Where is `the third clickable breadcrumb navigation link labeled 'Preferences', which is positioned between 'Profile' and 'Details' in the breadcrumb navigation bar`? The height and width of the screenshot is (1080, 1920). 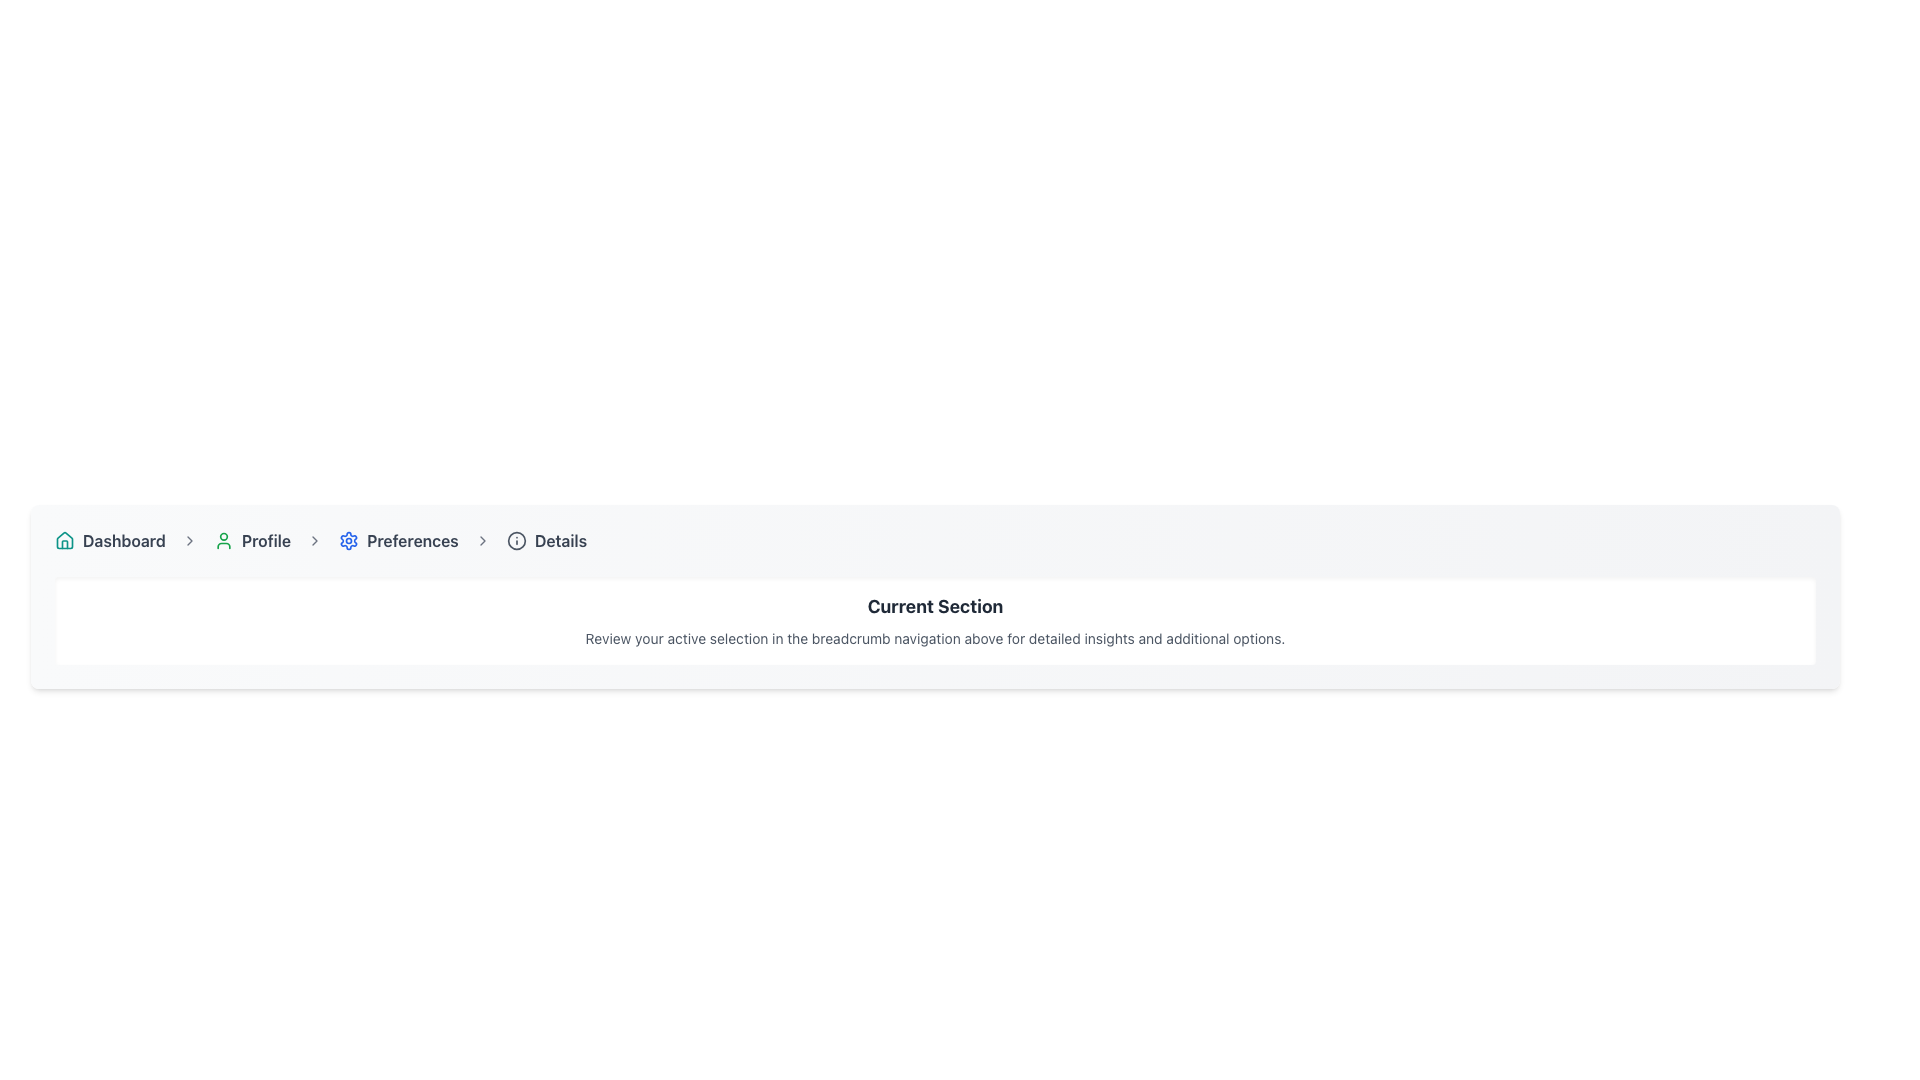 the third clickable breadcrumb navigation link labeled 'Preferences', which is positioned between 'Profile' and 'Details' in the breadcrumb navigation bar is located at coordinates (398, 540).